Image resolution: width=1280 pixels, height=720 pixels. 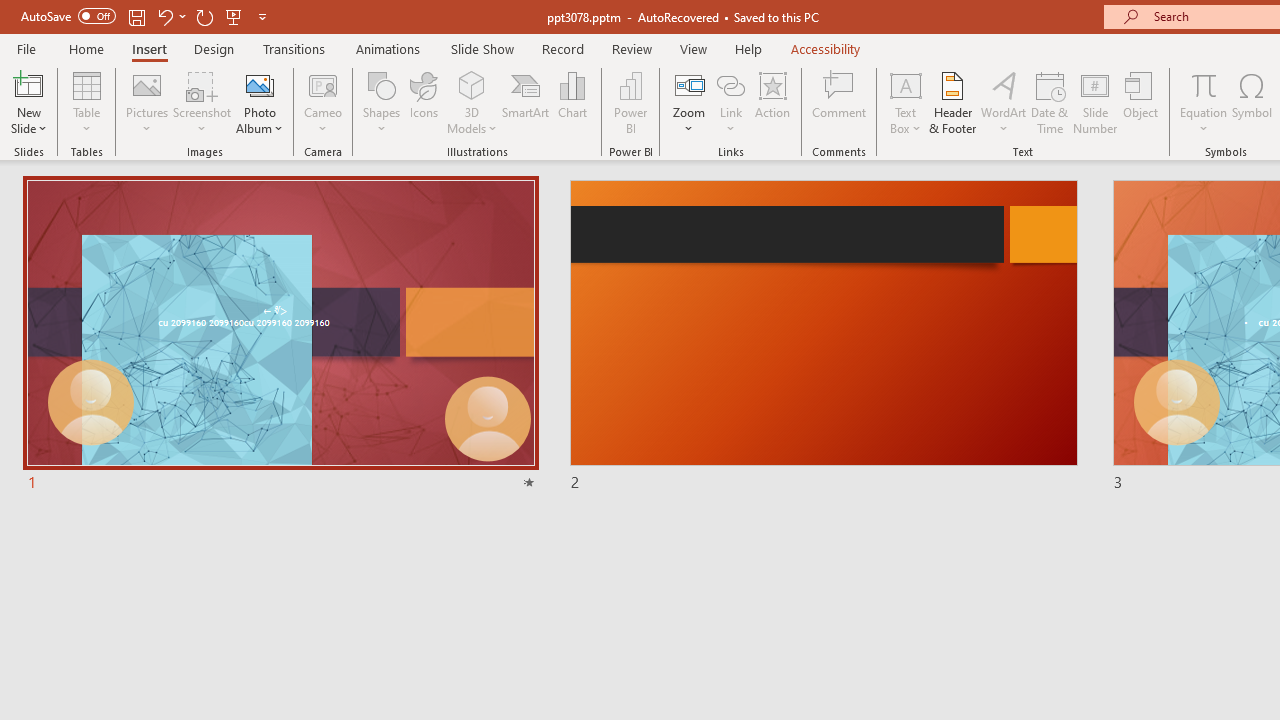 I want to click on 'Icons', so click(x=423, y=103).